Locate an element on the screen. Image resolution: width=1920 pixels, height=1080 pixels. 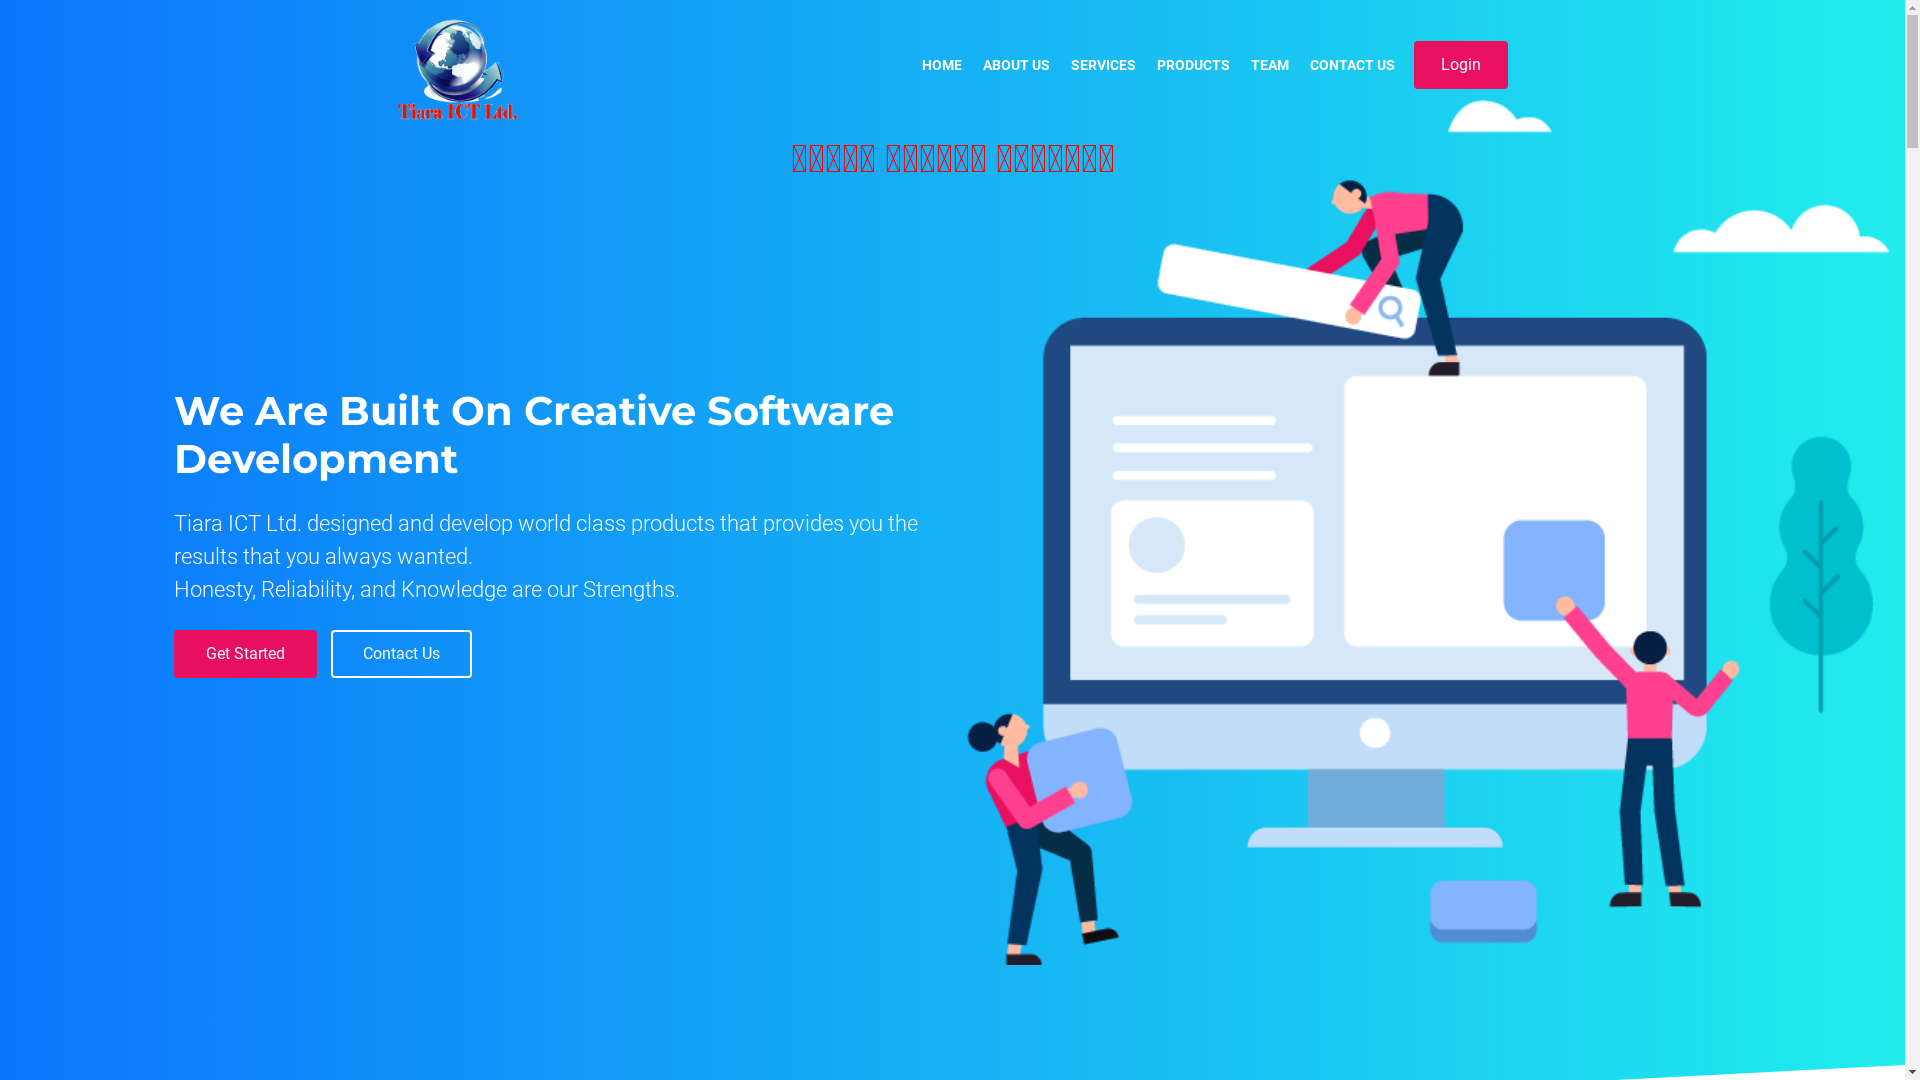
'Contact Us' is located at coordinates (400, 654).